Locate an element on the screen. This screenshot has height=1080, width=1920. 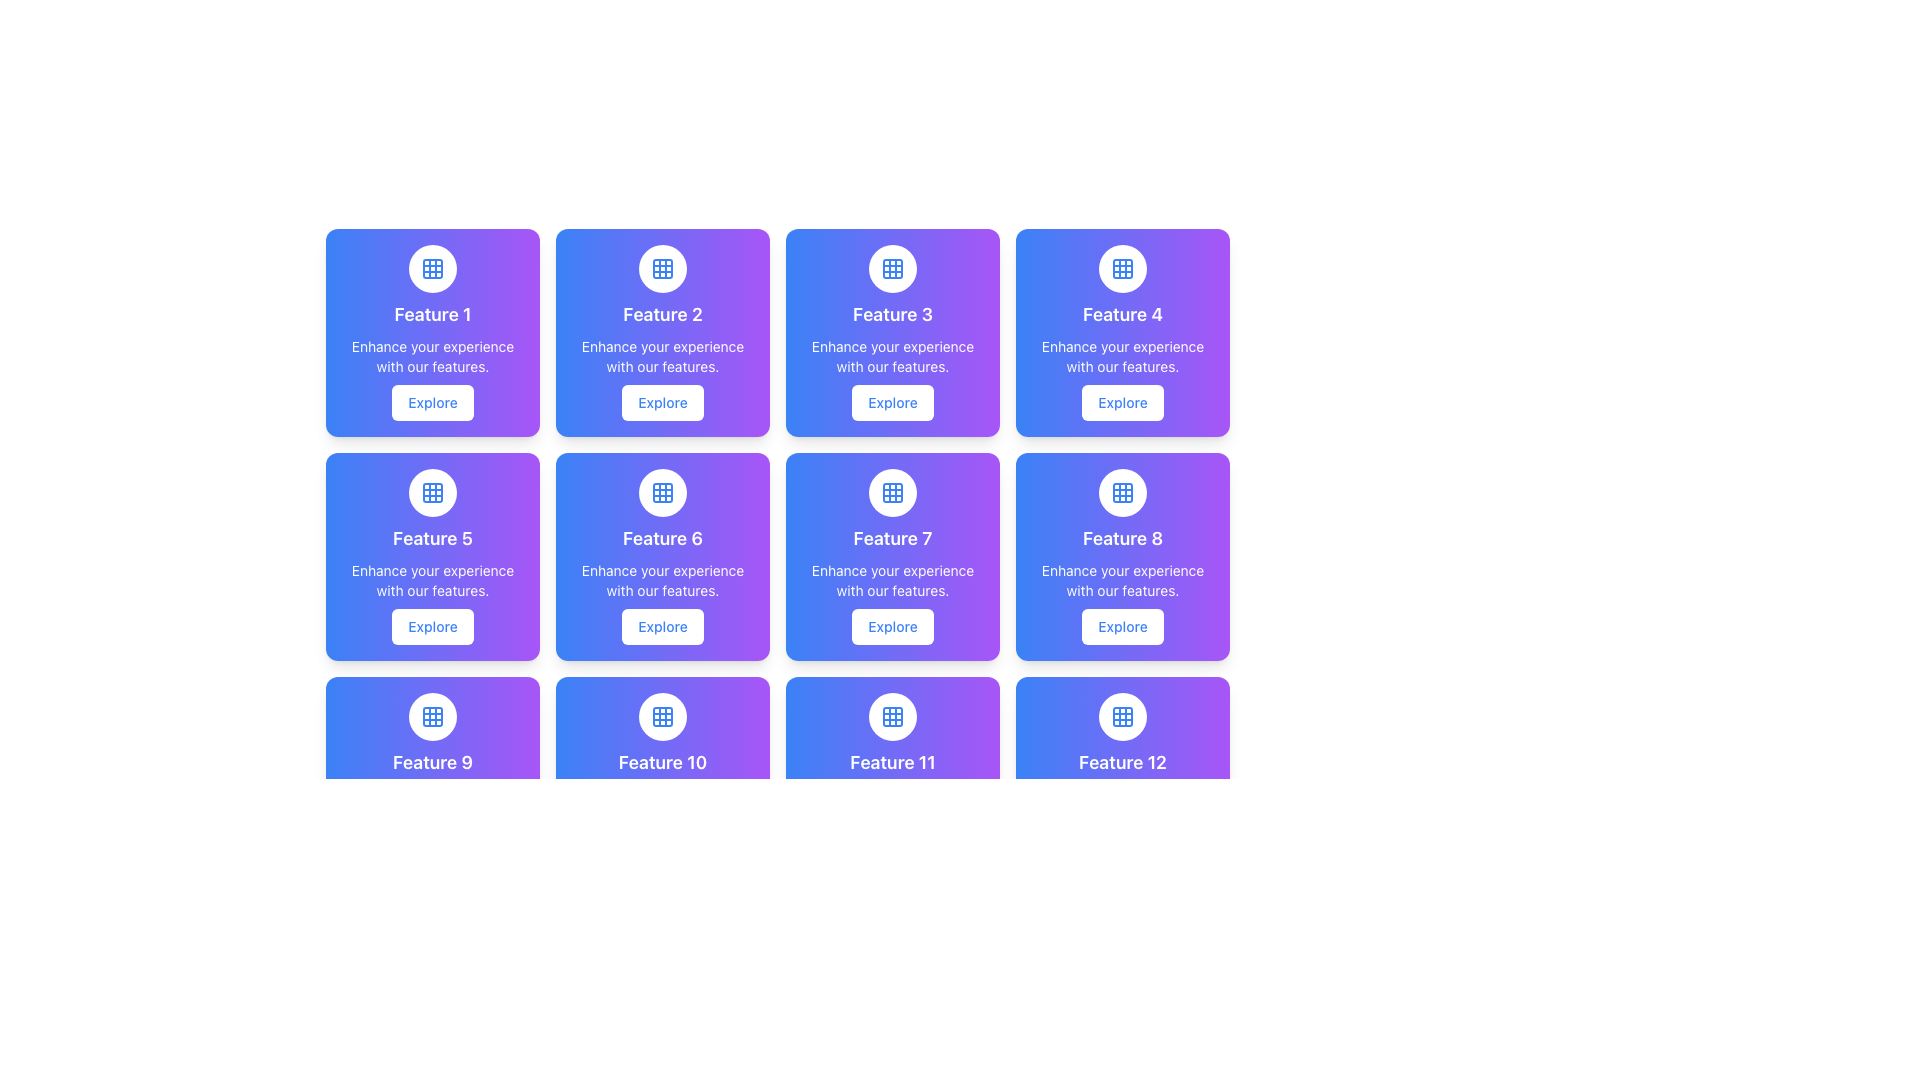
the Decorative square within the grid icon, which is located at the center of the grid structure in the Feature 5 block is located at coordinates (431, 493).